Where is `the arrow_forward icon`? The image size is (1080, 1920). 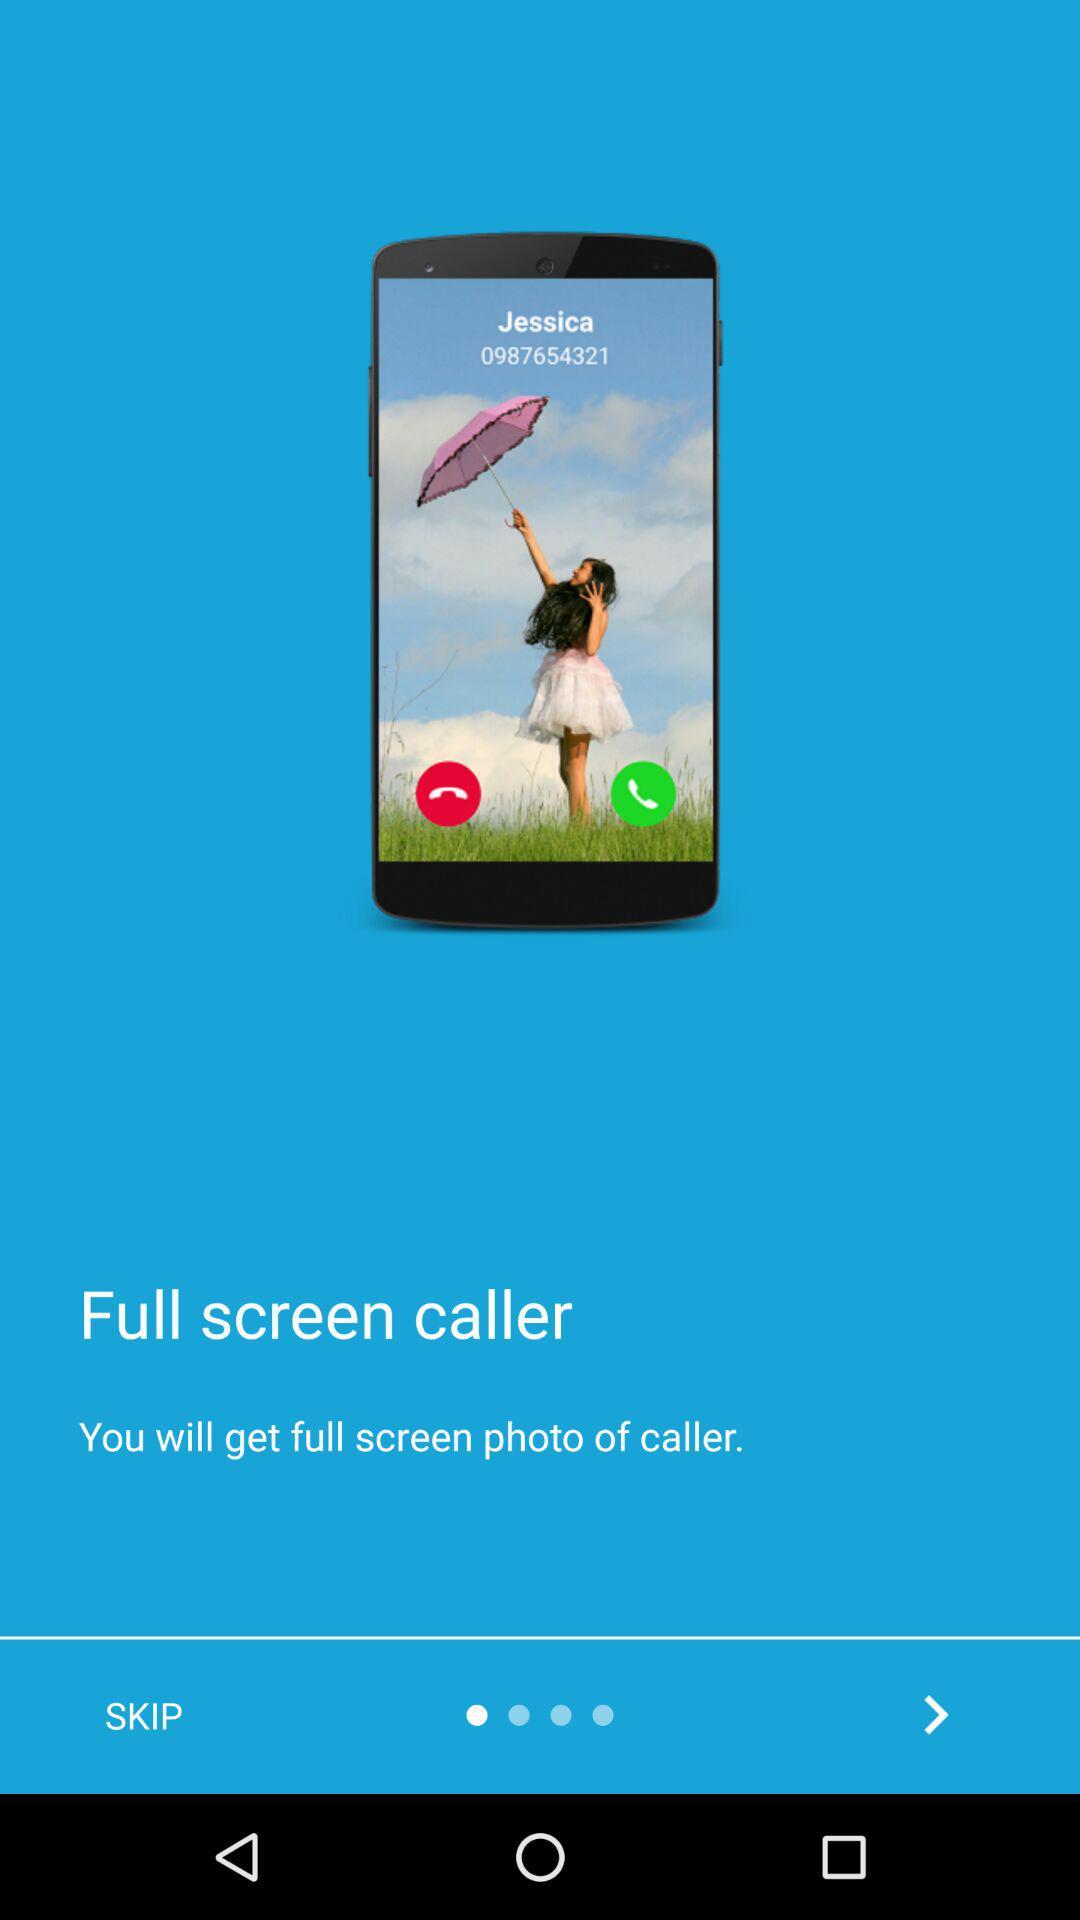 the arrow_forward icon is located at coordinates (935, 1713).